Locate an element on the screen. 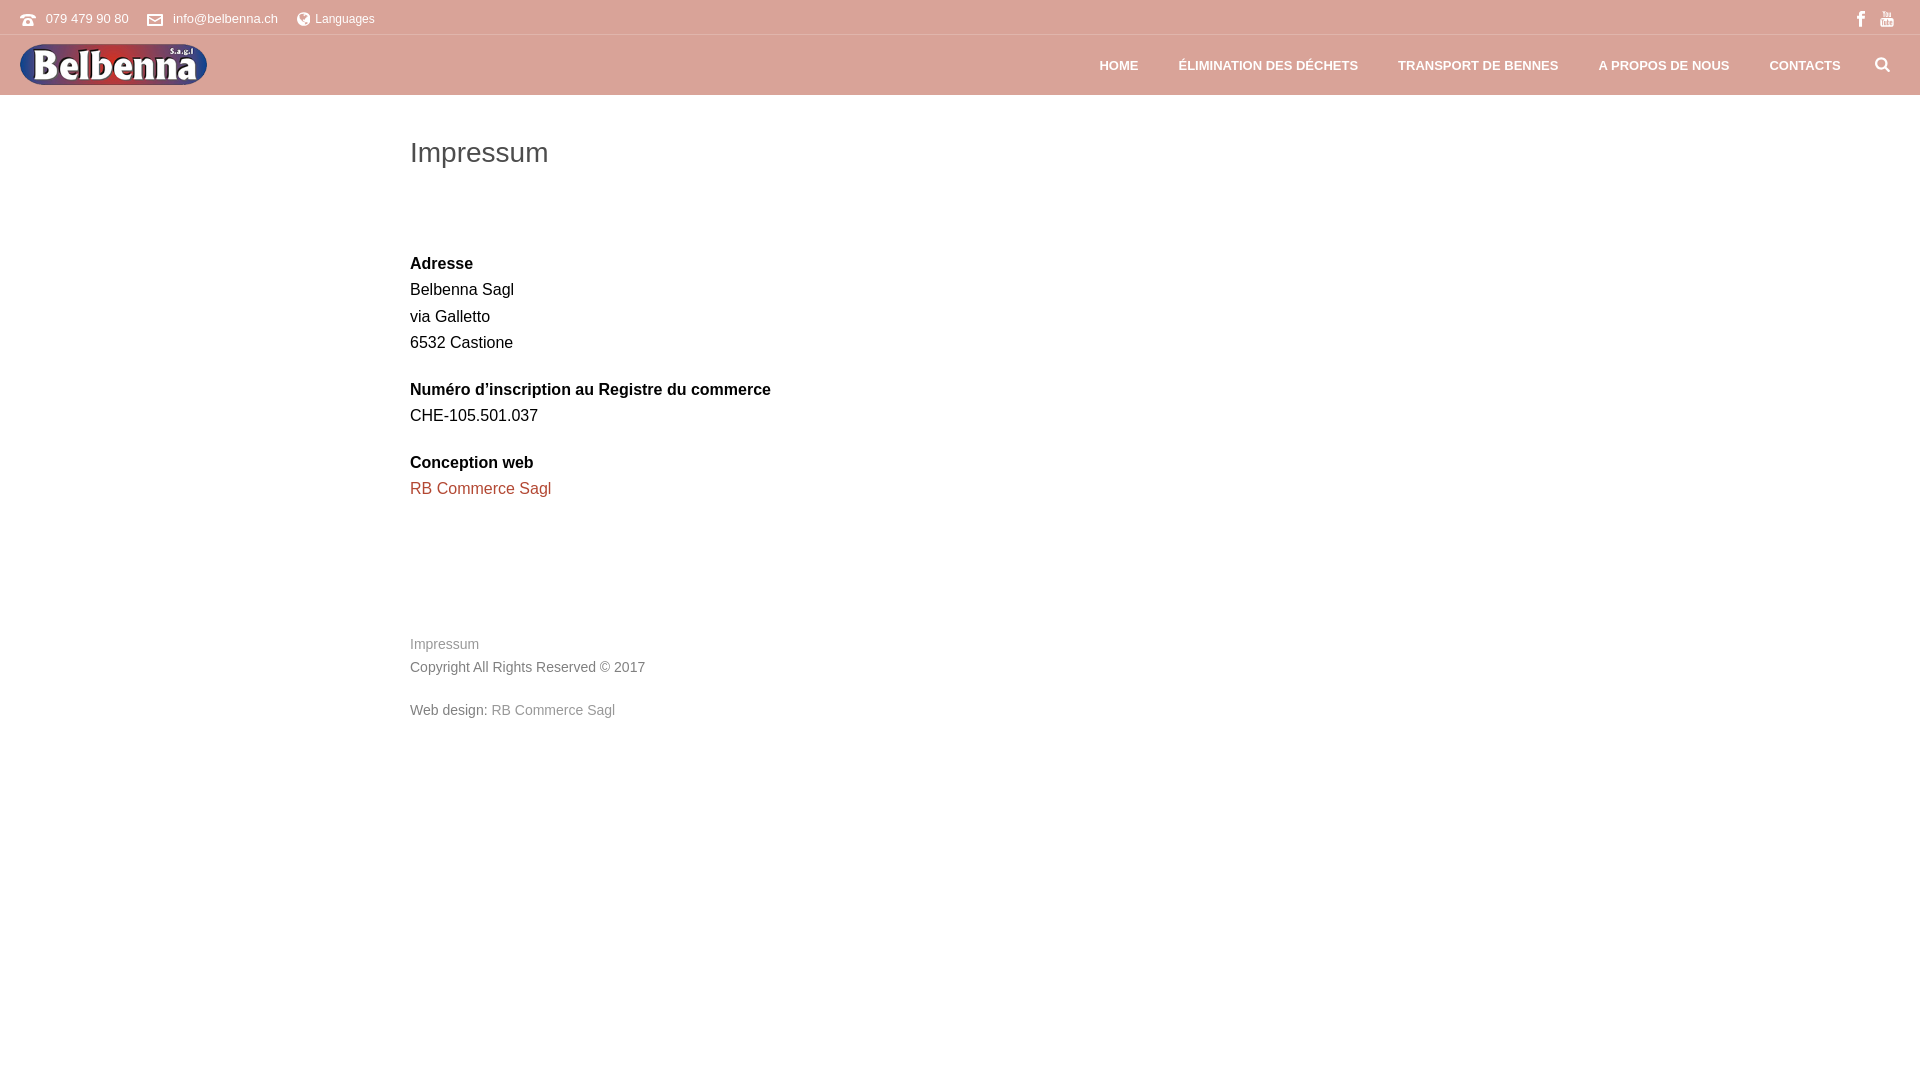 This screenshot has width=1920, height=1080. 'RB Commerce Sagl' is located at coordinates (480, 488).